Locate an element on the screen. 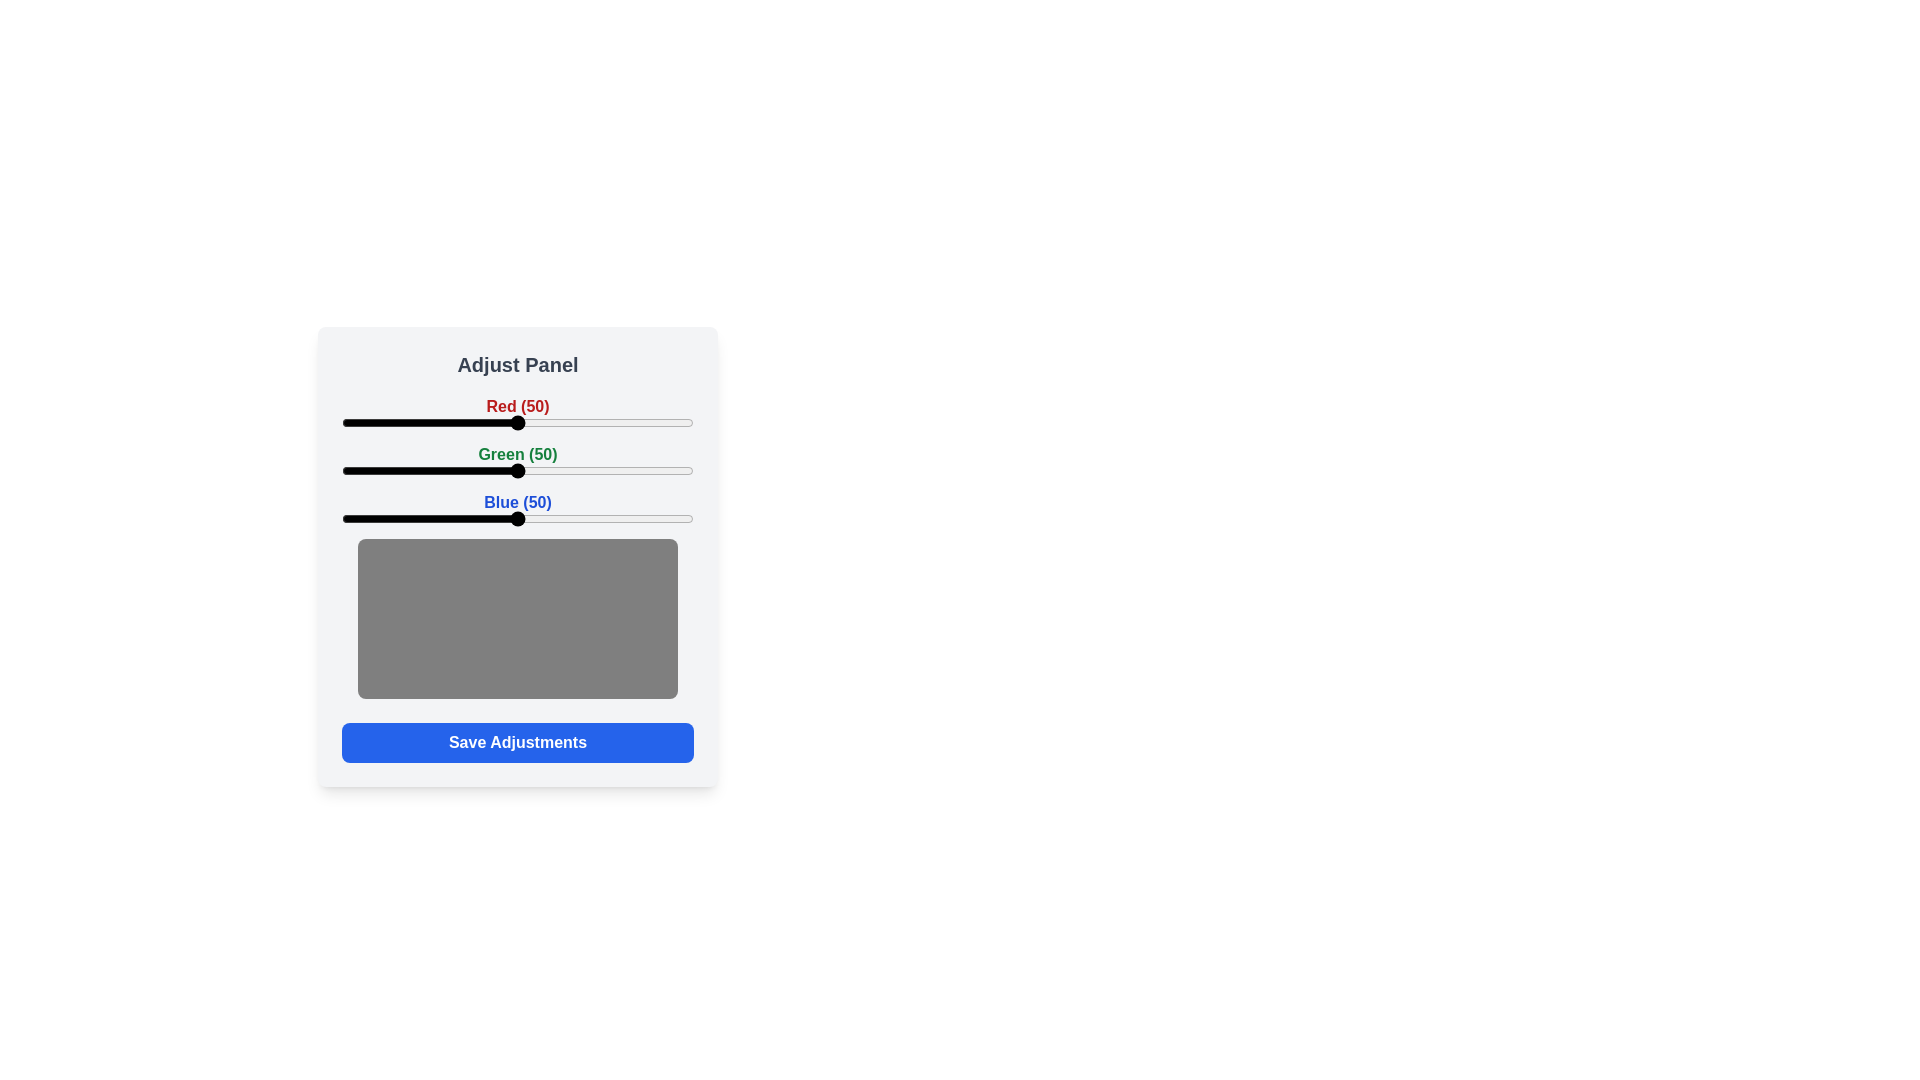 This screenshot has height=1080, width=1920. the blue slider to 26 percent is located at coordinates (432, 518).